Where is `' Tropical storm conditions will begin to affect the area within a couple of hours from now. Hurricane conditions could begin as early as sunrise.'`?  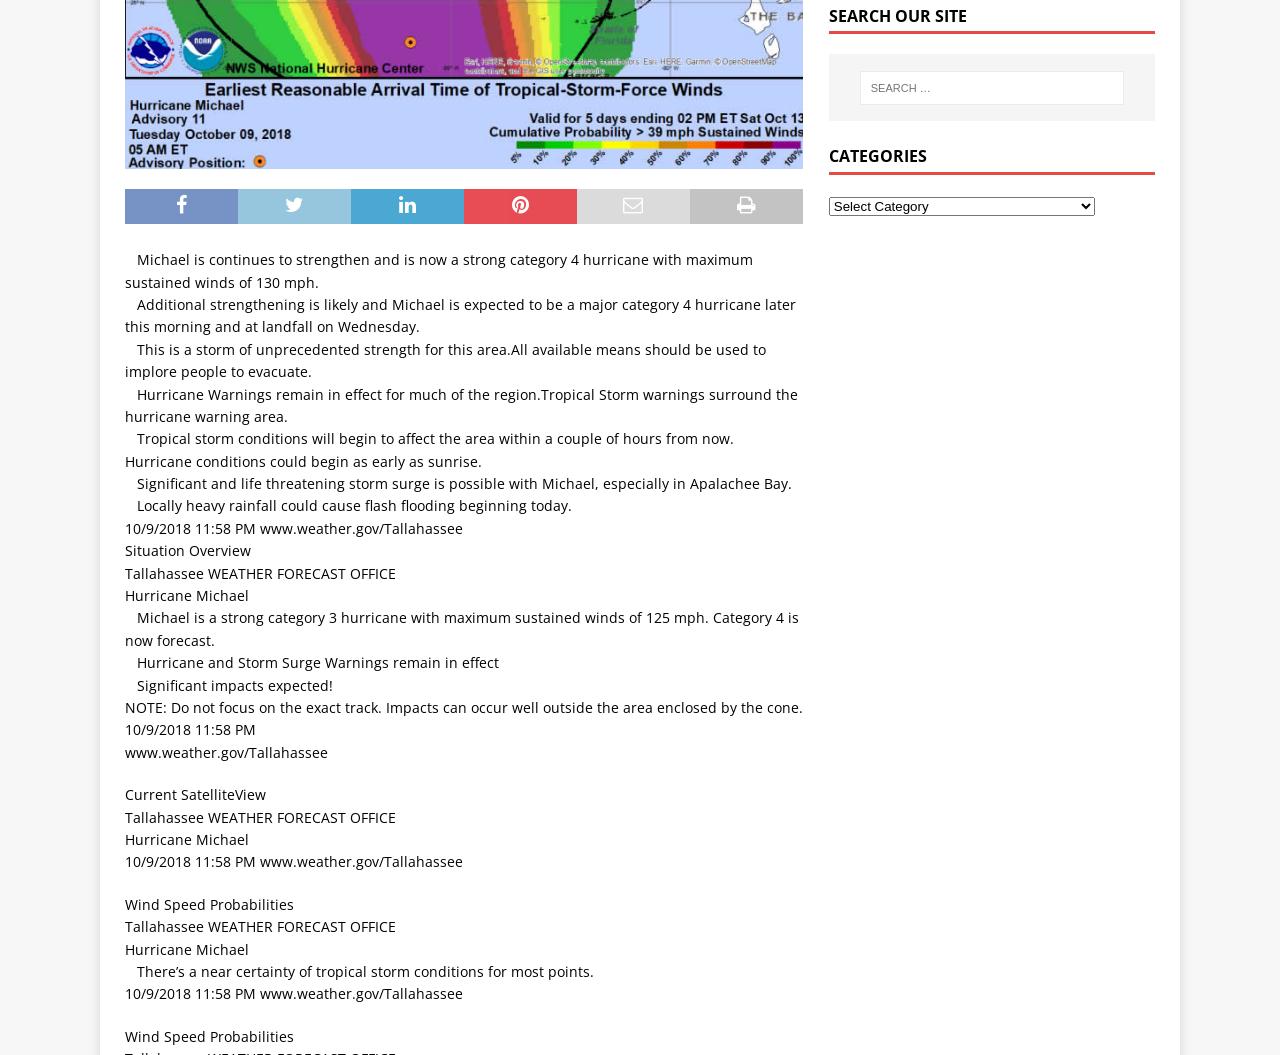
' Tropical storm conditions will begin to affect the area within a couple of hours from now. Hurricane conditions could begin as early as sunrise.' is located at coordinates (428, 448).